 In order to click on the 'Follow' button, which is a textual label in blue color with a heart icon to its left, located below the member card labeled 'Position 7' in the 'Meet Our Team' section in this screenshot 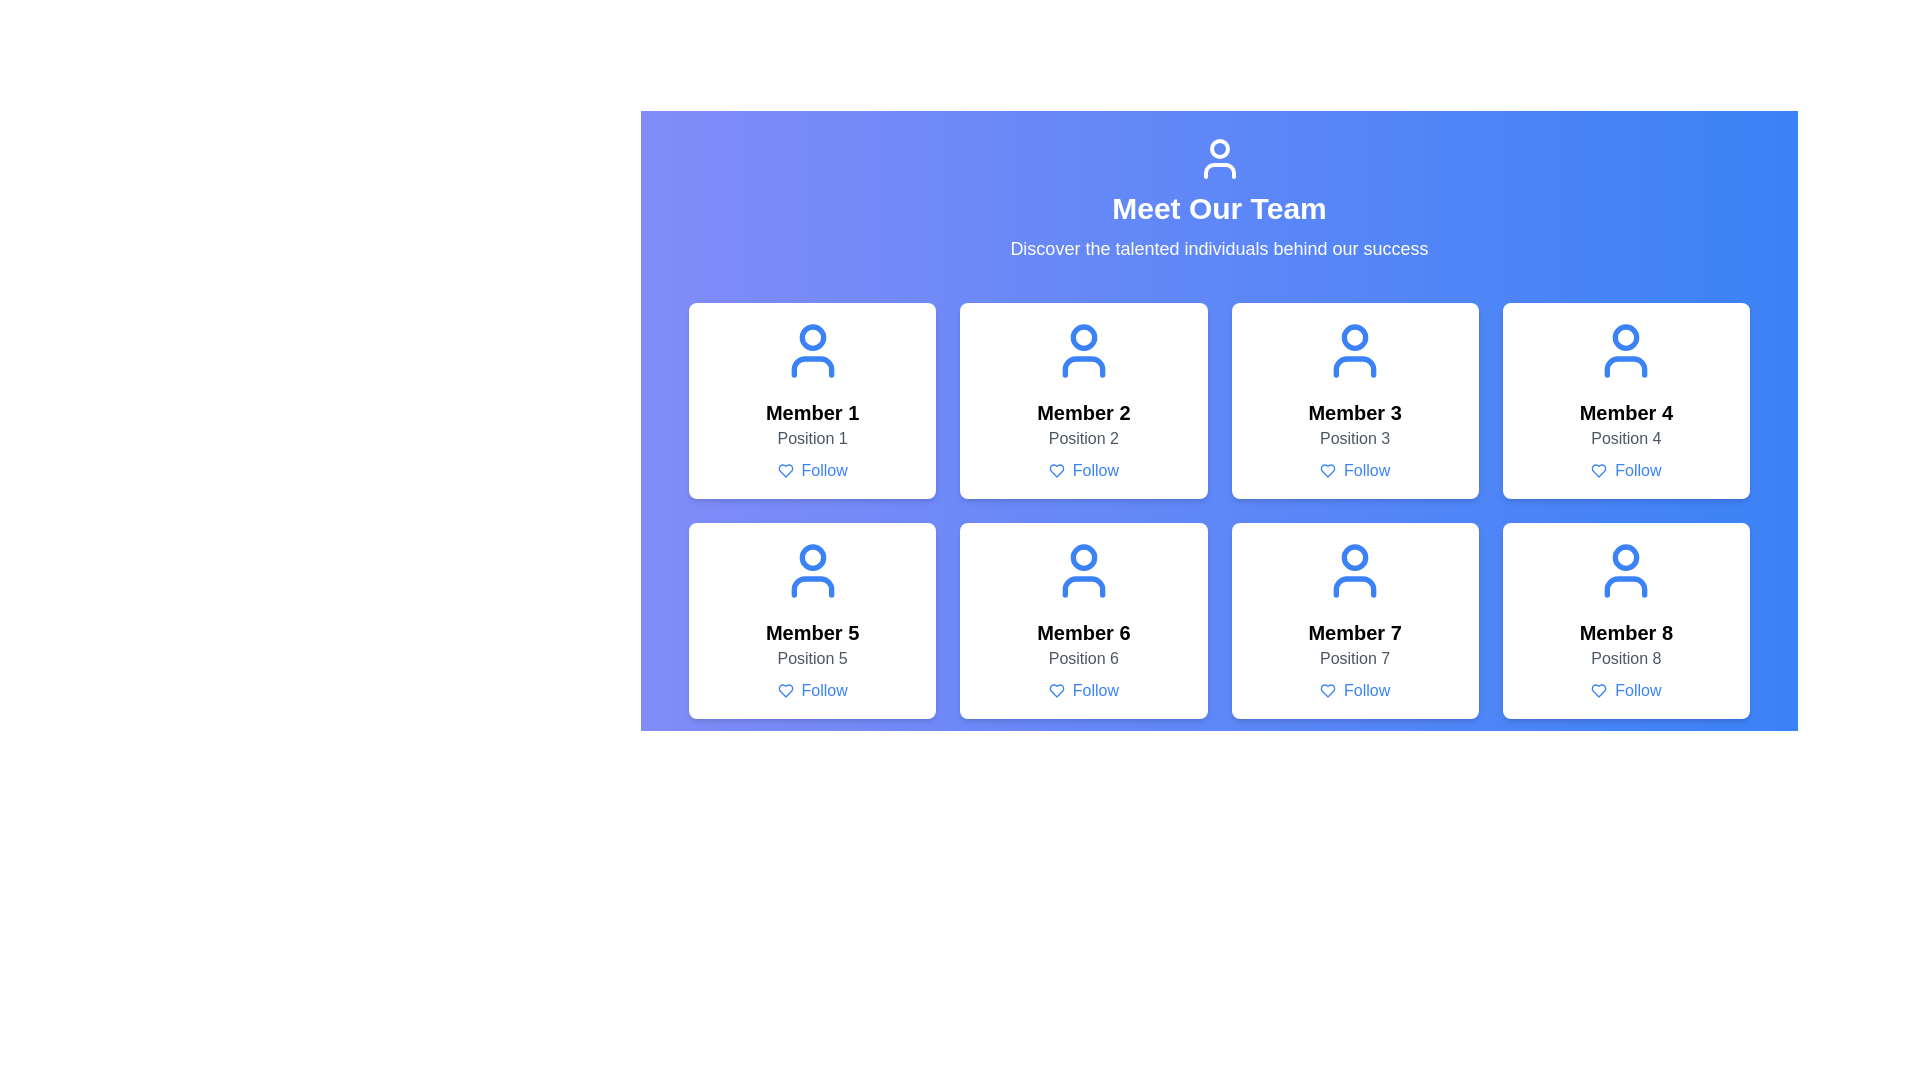, I will do `click(1366, 689)`.